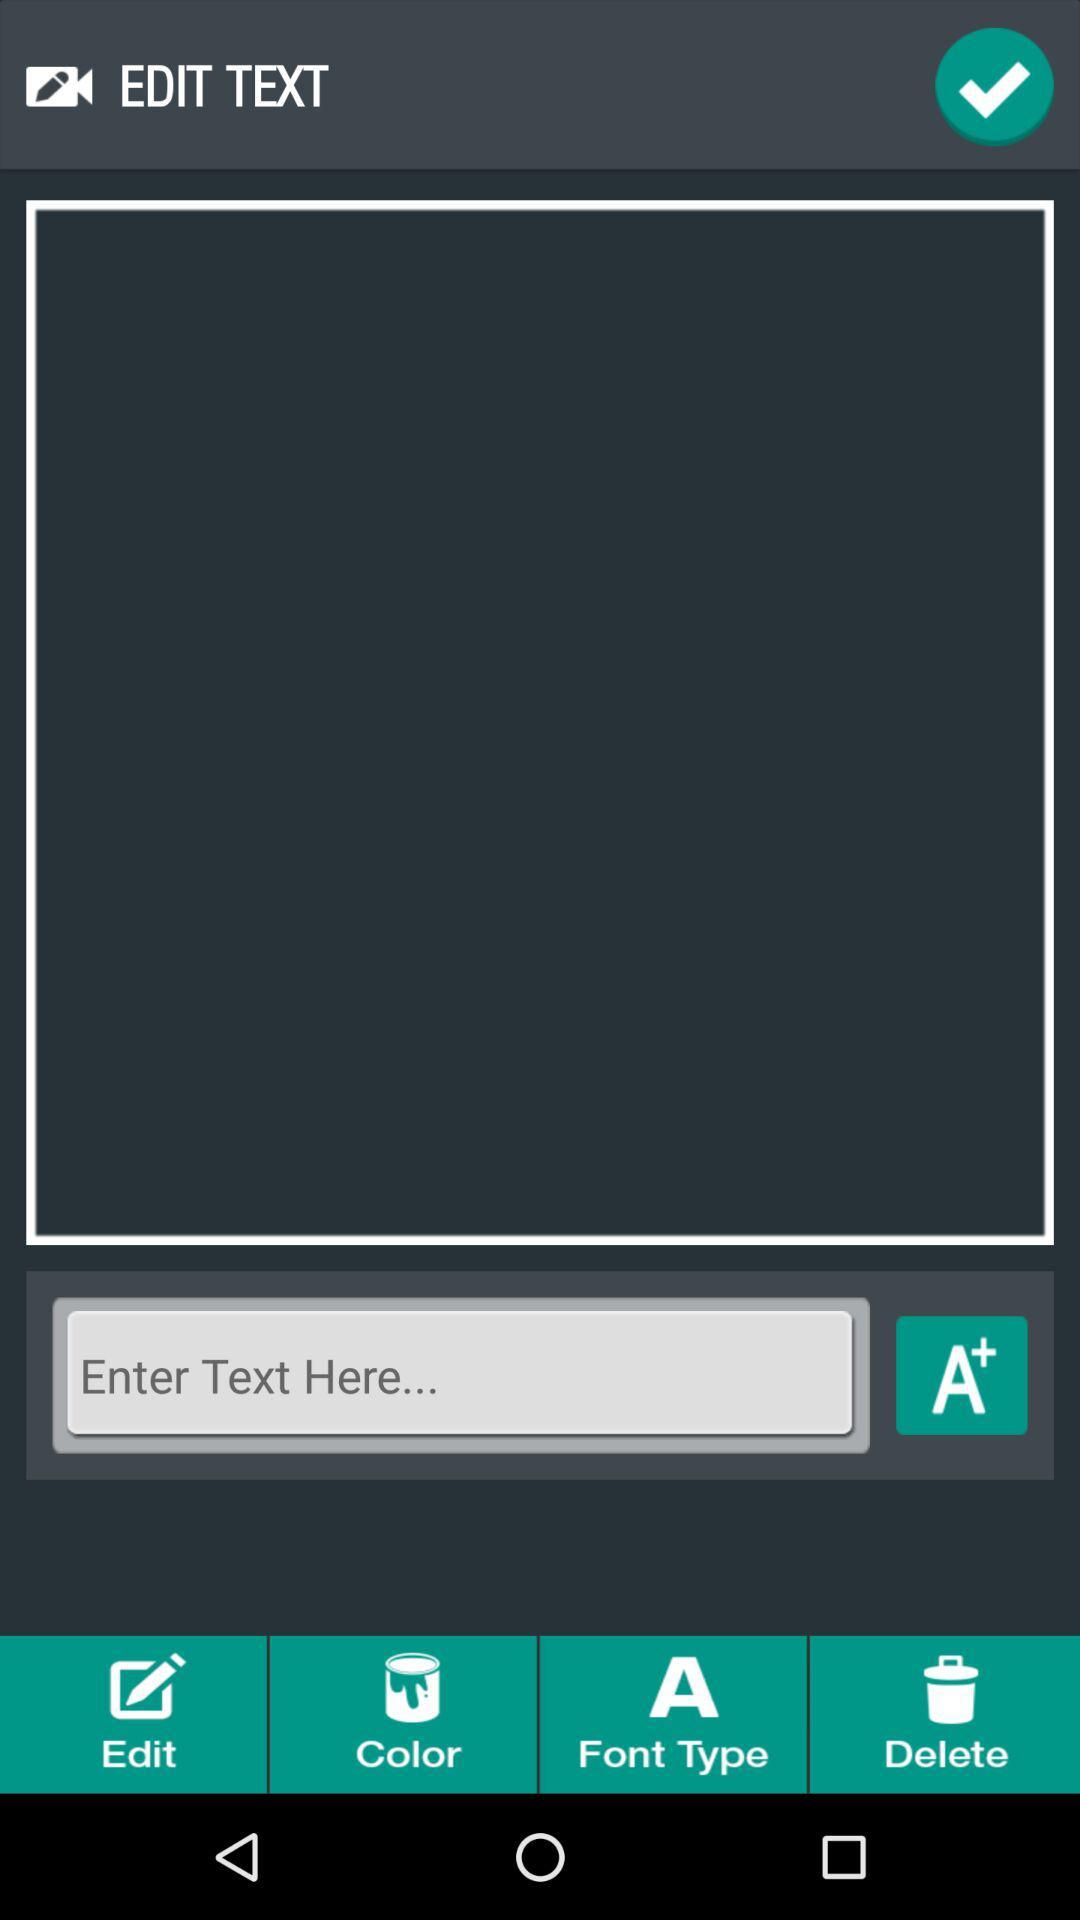  I want to click on edit, so click(135, 1713).